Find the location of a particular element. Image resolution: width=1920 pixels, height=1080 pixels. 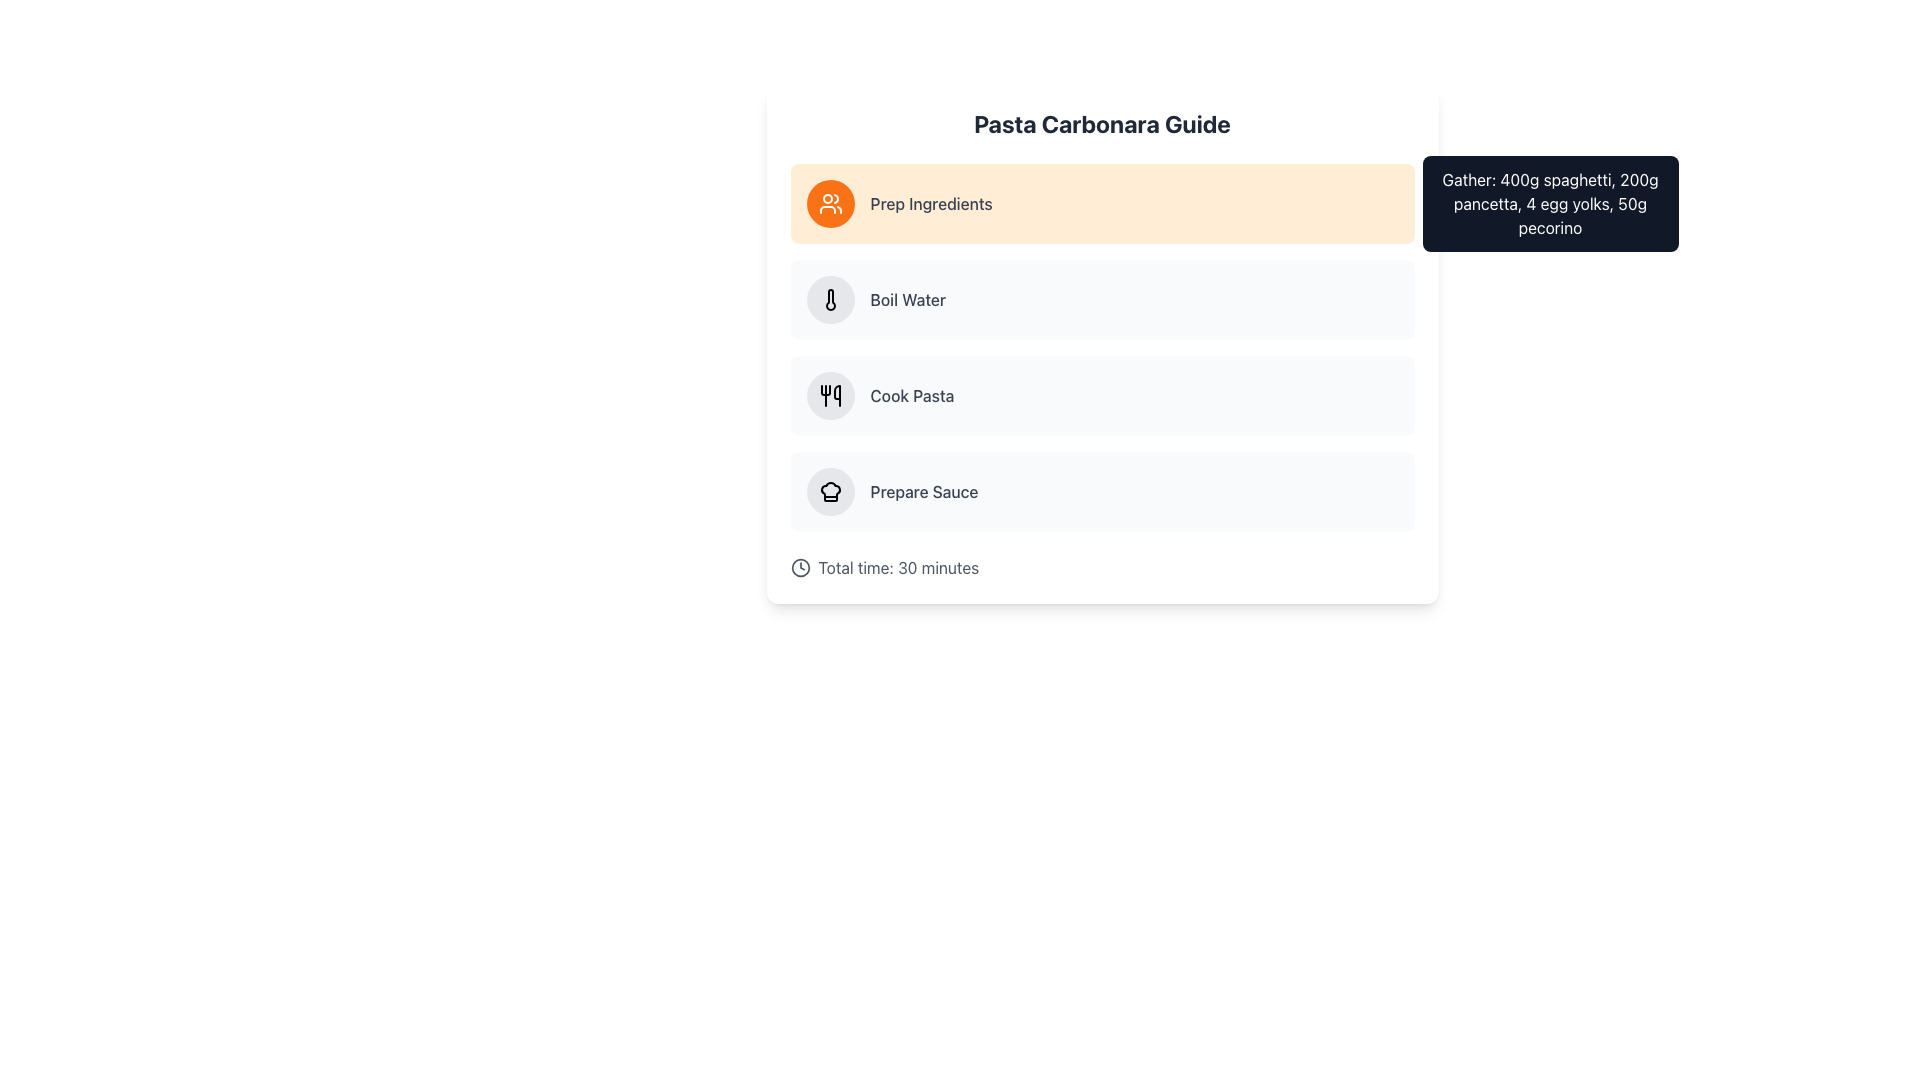

the icon of two stylized human figures in bright orange color, located in the 'Prep Ingredients' step of the 'Pasta Carbonara Guide', to interact with associated text elements is located at coordinates (830, 204).